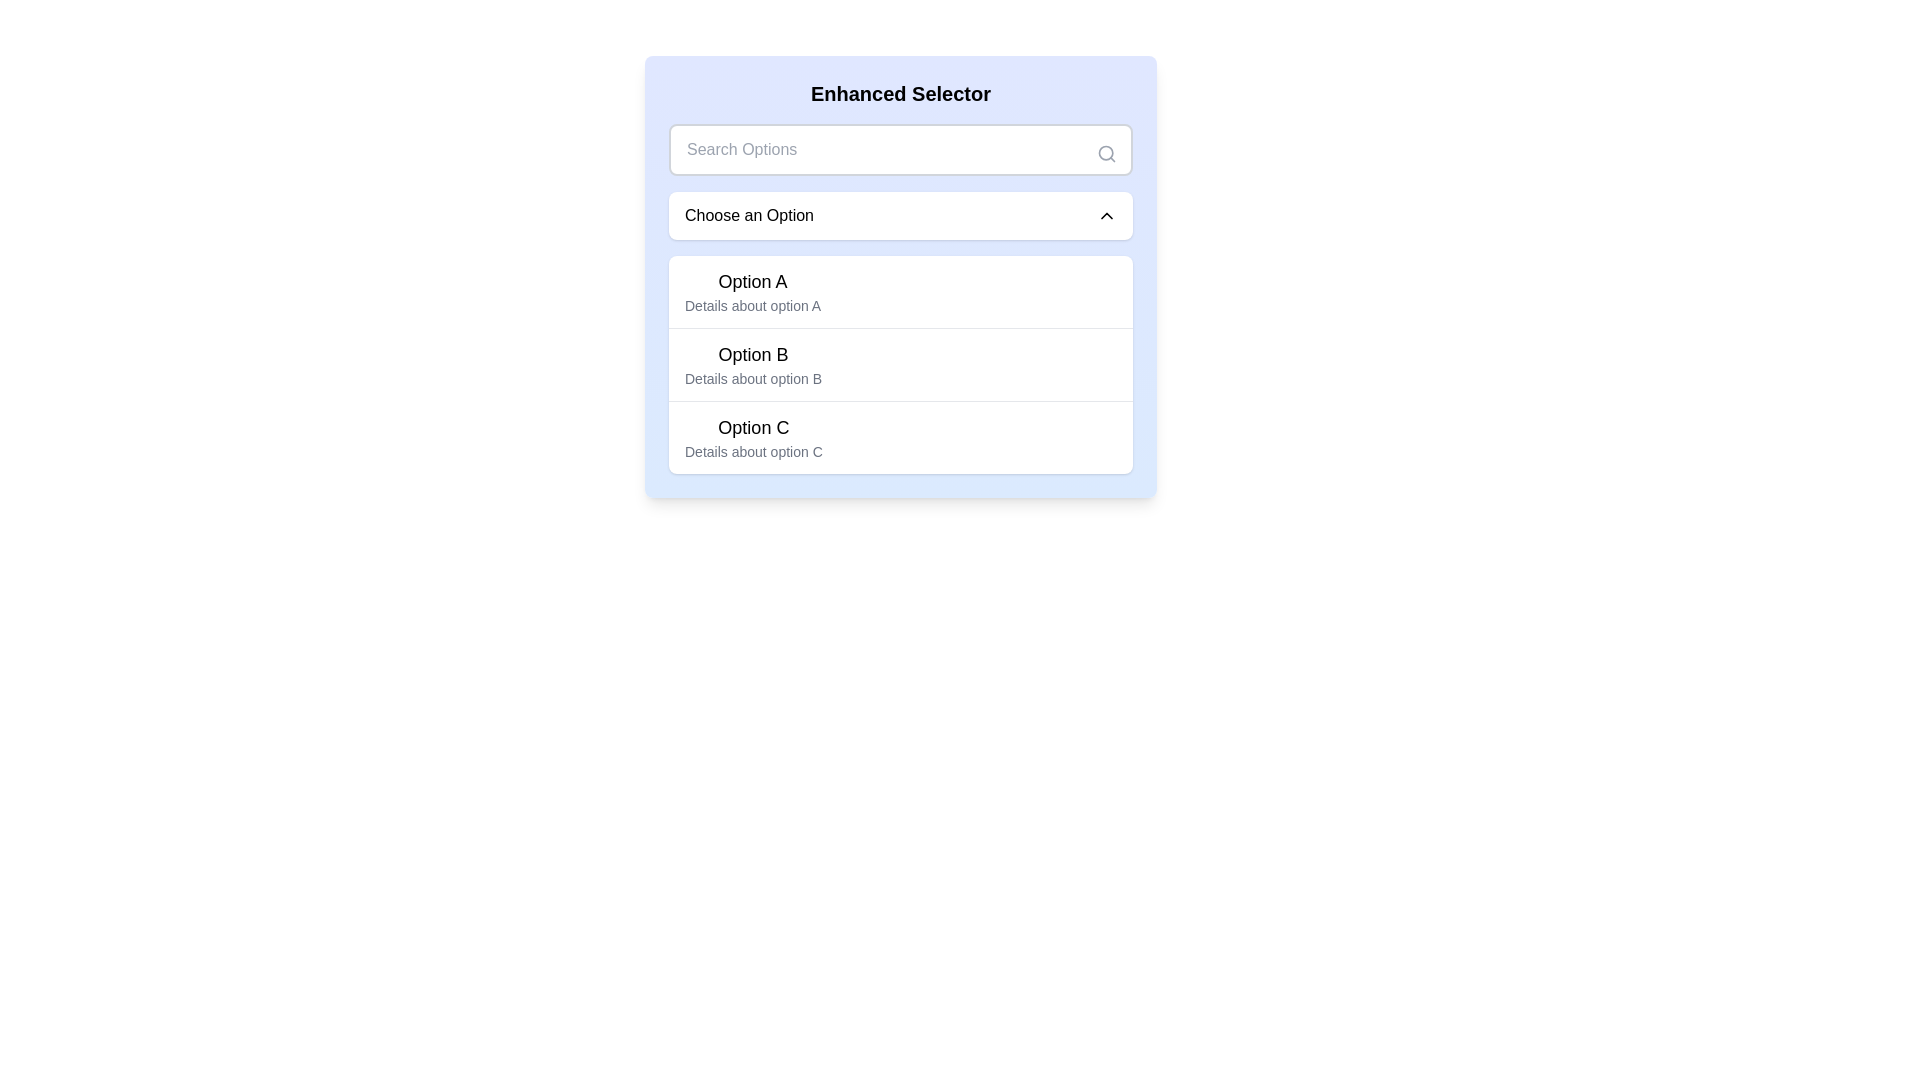  Describe the element at coordinates (752, 437) in the screenshot. I see `the third menu item in the vertical list` at that location.